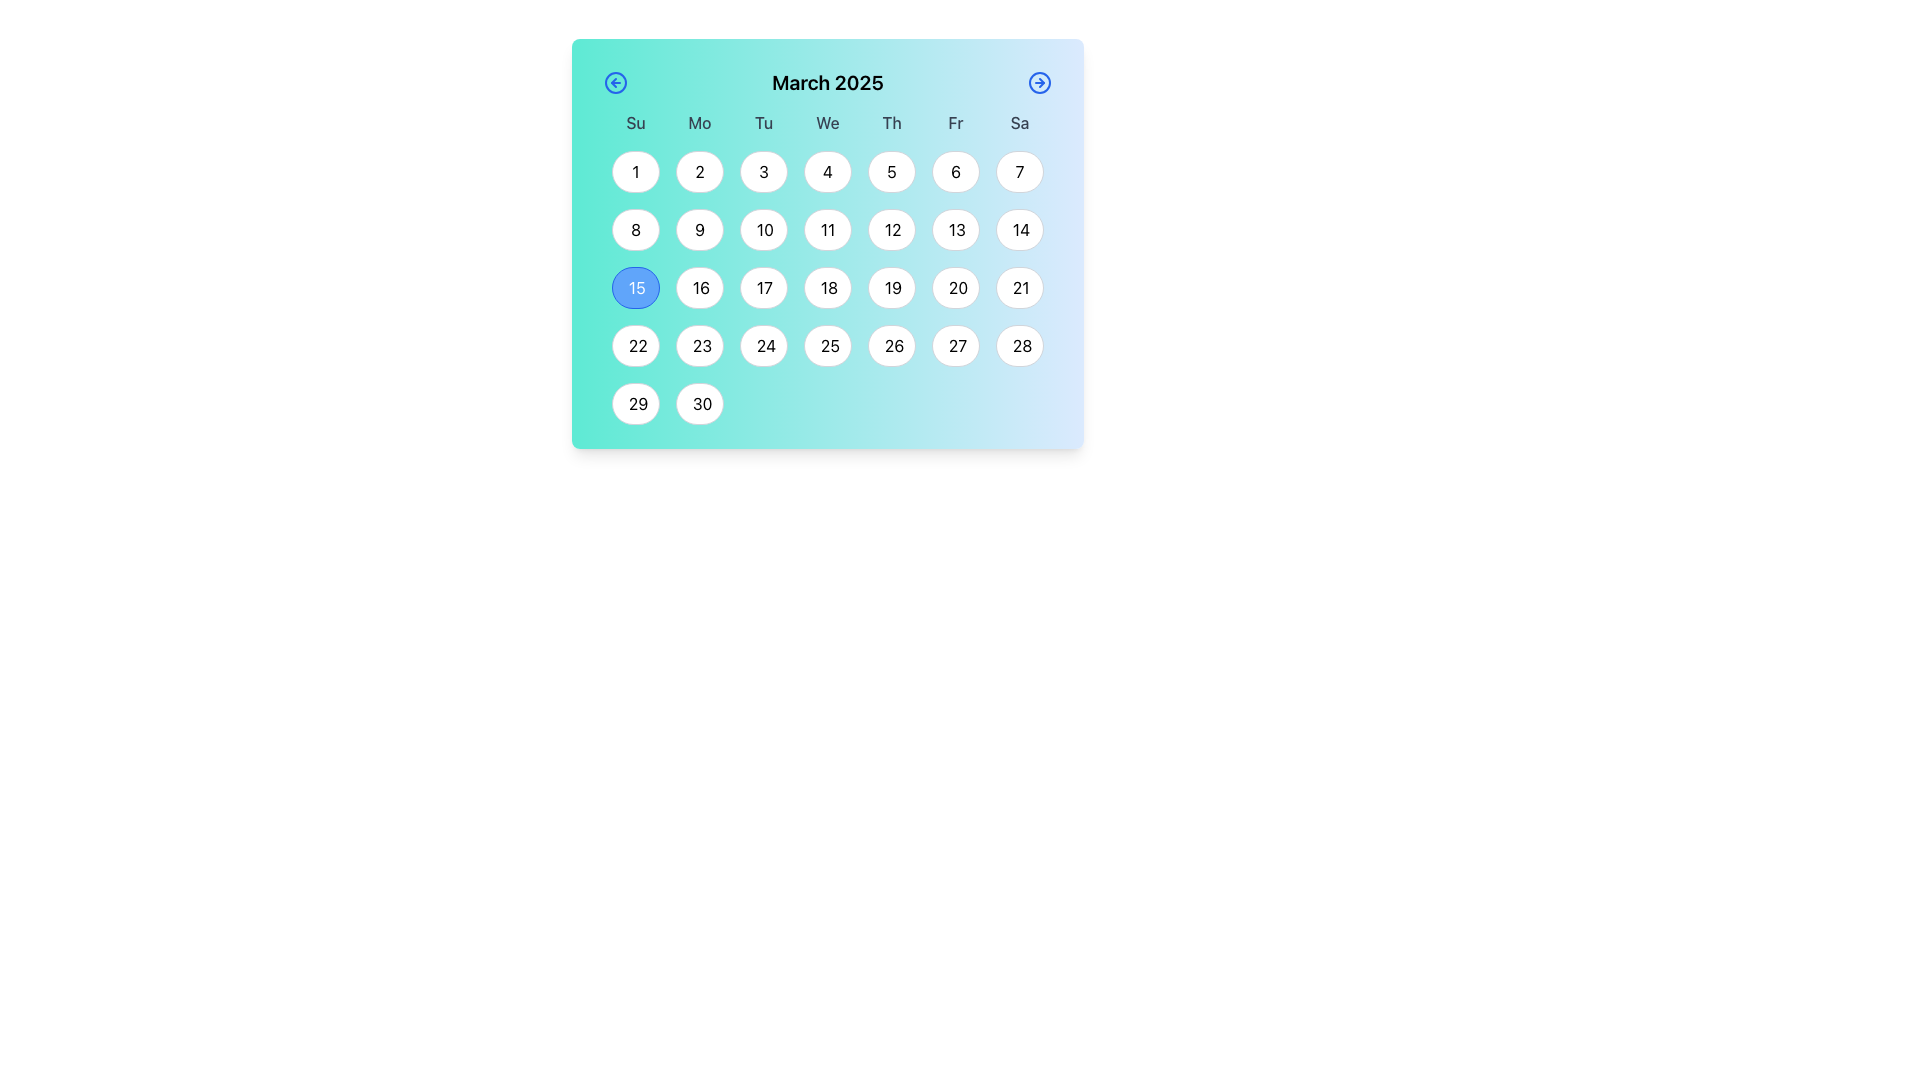 The height and width of the screenshot is (1080, 1920). What do you see at coordinates (634, 404) in the screenshot?
I see `the circular button labeled '29' in the calendar grid interface` at bounding box center [634, 404].